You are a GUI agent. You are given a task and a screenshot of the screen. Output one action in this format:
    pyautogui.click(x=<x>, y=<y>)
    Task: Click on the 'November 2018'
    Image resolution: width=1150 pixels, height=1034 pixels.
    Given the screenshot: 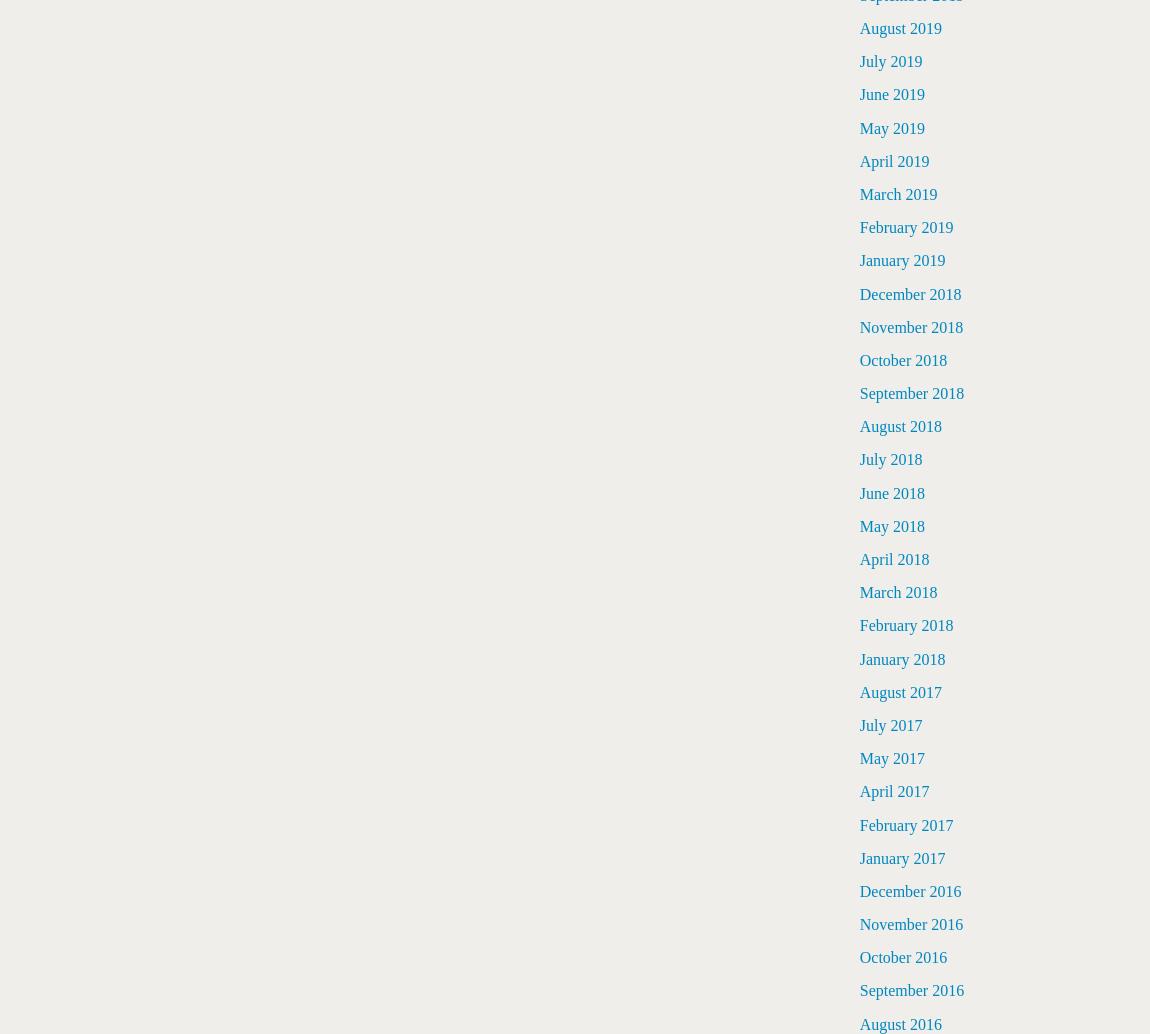 What is the action you would take?
    pyautogui.click(x=911, y=325)
    